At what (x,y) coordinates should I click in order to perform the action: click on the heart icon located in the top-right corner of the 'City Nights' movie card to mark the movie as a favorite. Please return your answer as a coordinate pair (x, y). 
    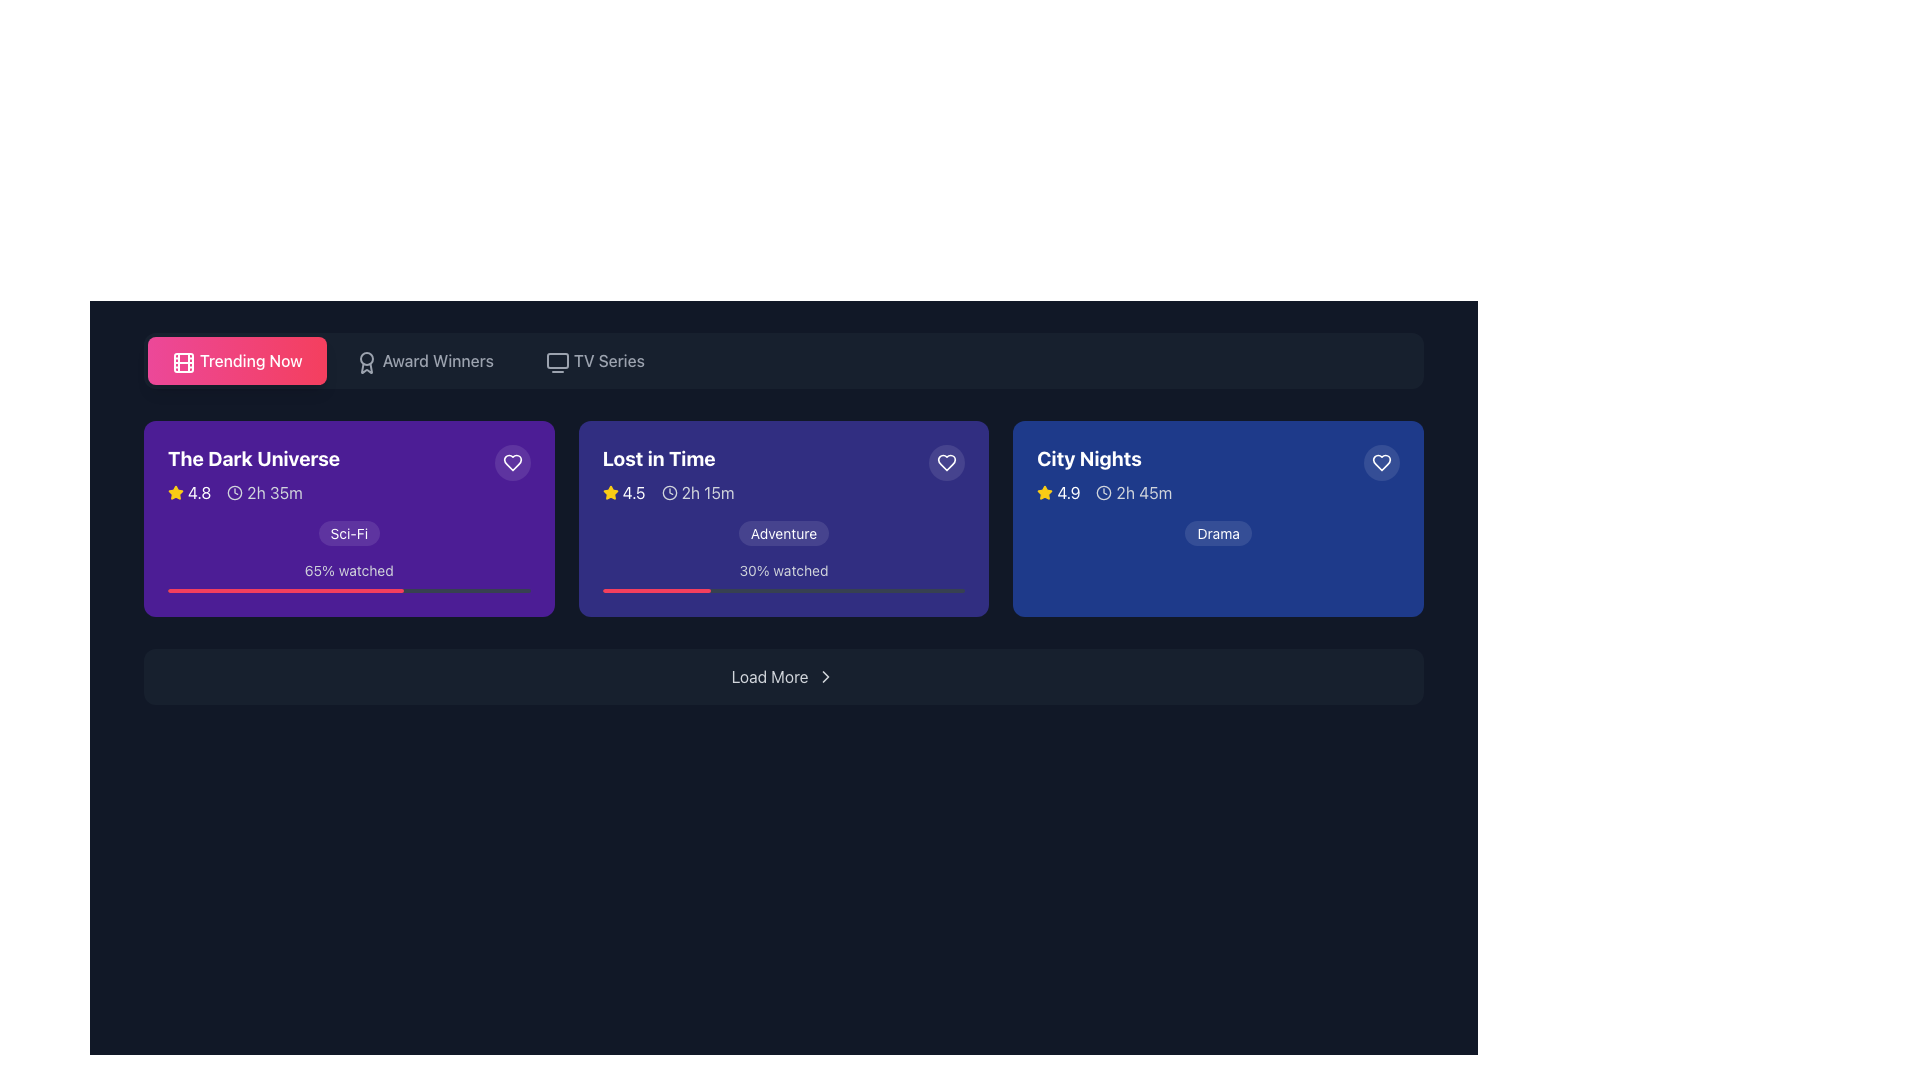
    Looking at the image, I should click on (1380, 462).